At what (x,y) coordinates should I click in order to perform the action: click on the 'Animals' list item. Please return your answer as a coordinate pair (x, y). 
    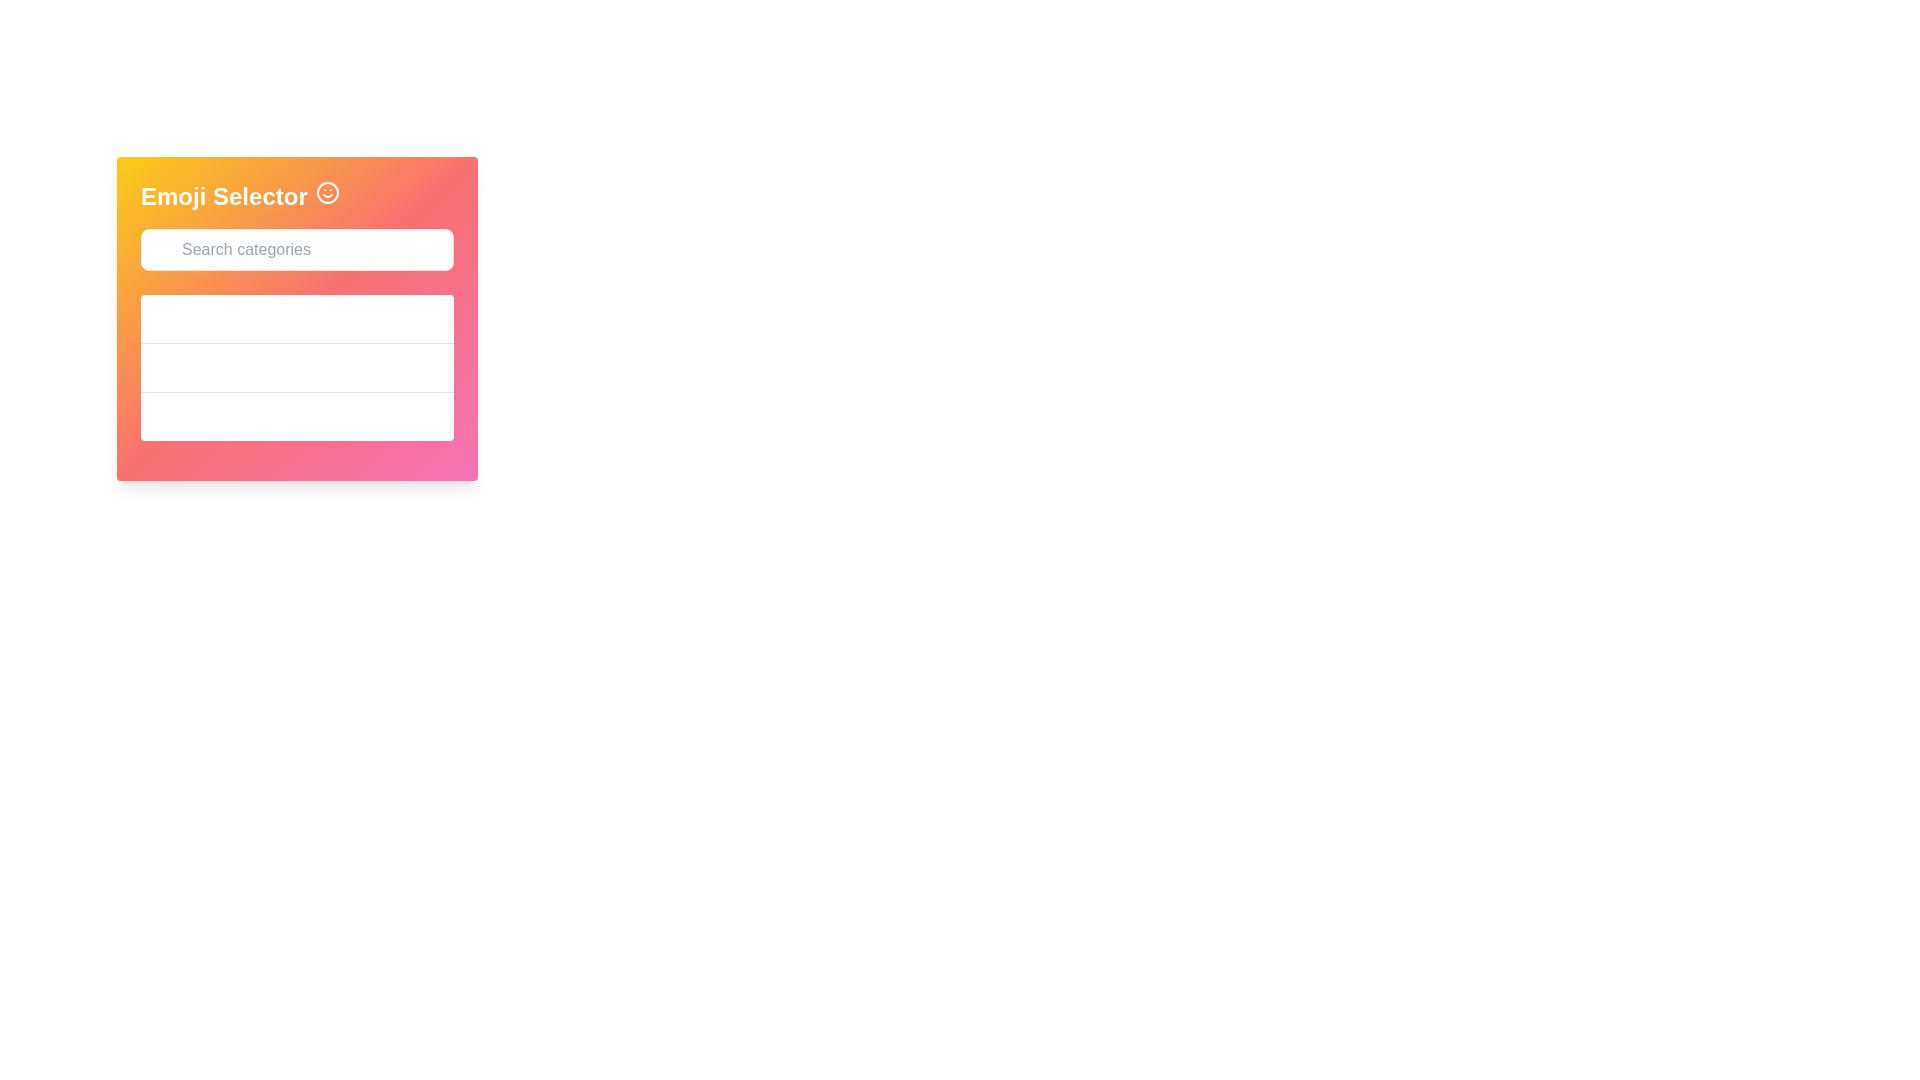
    Looking at the image, I should click on (296, 367).